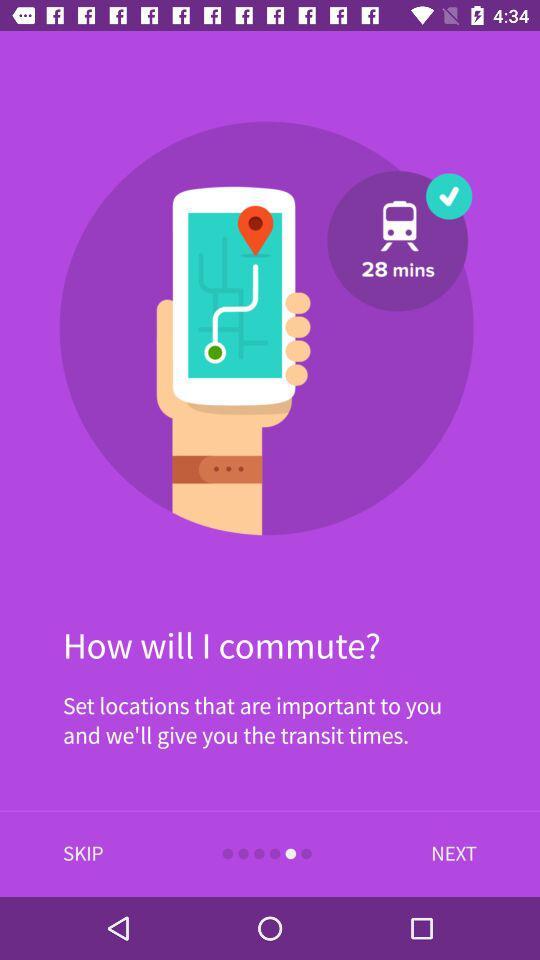 This screenshot has width=540, height=960. I want to click on the item below the set locations that item, so click(449, 853).